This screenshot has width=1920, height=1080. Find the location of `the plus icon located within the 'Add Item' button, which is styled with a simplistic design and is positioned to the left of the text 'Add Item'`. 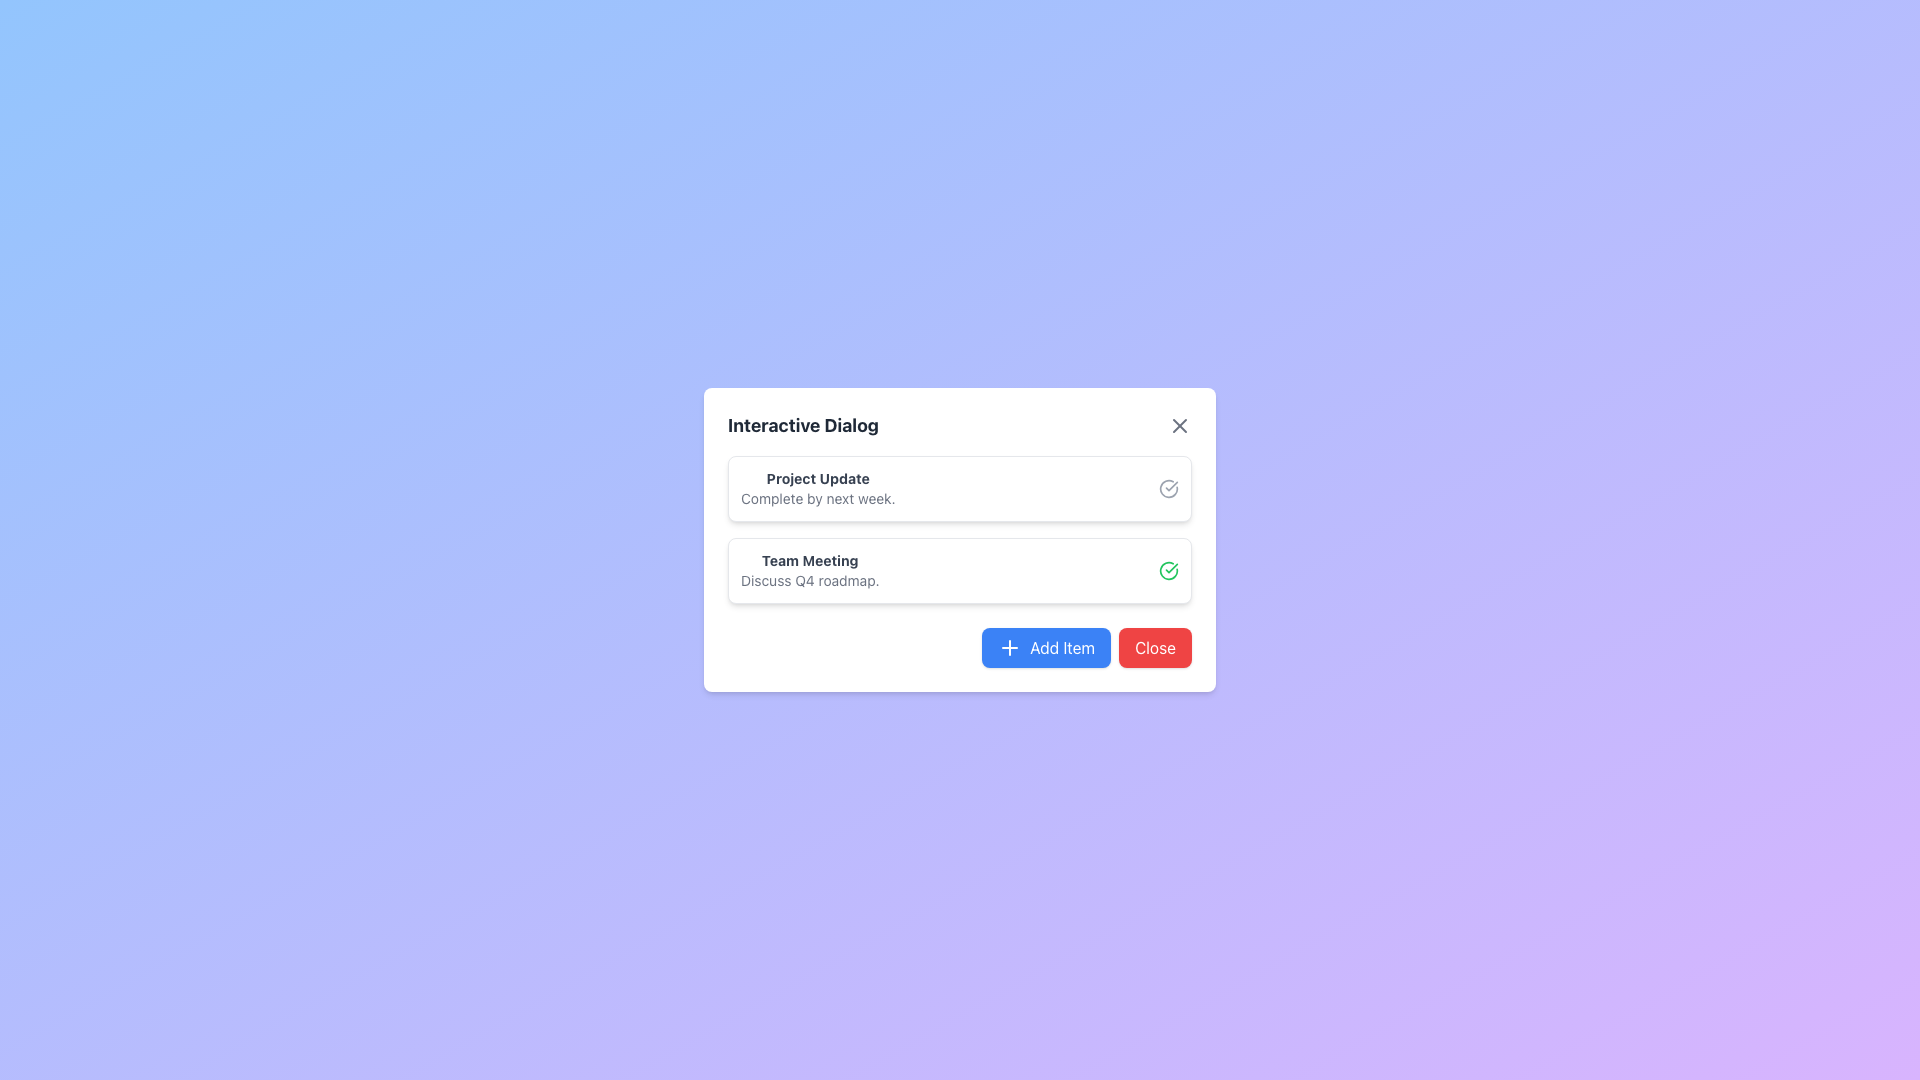

the plus icon located within the 'Add Item' button, which is styled with a simplistic design and is positioned to the left of the text 'Add Item' is located at coordinates (1010, 648).